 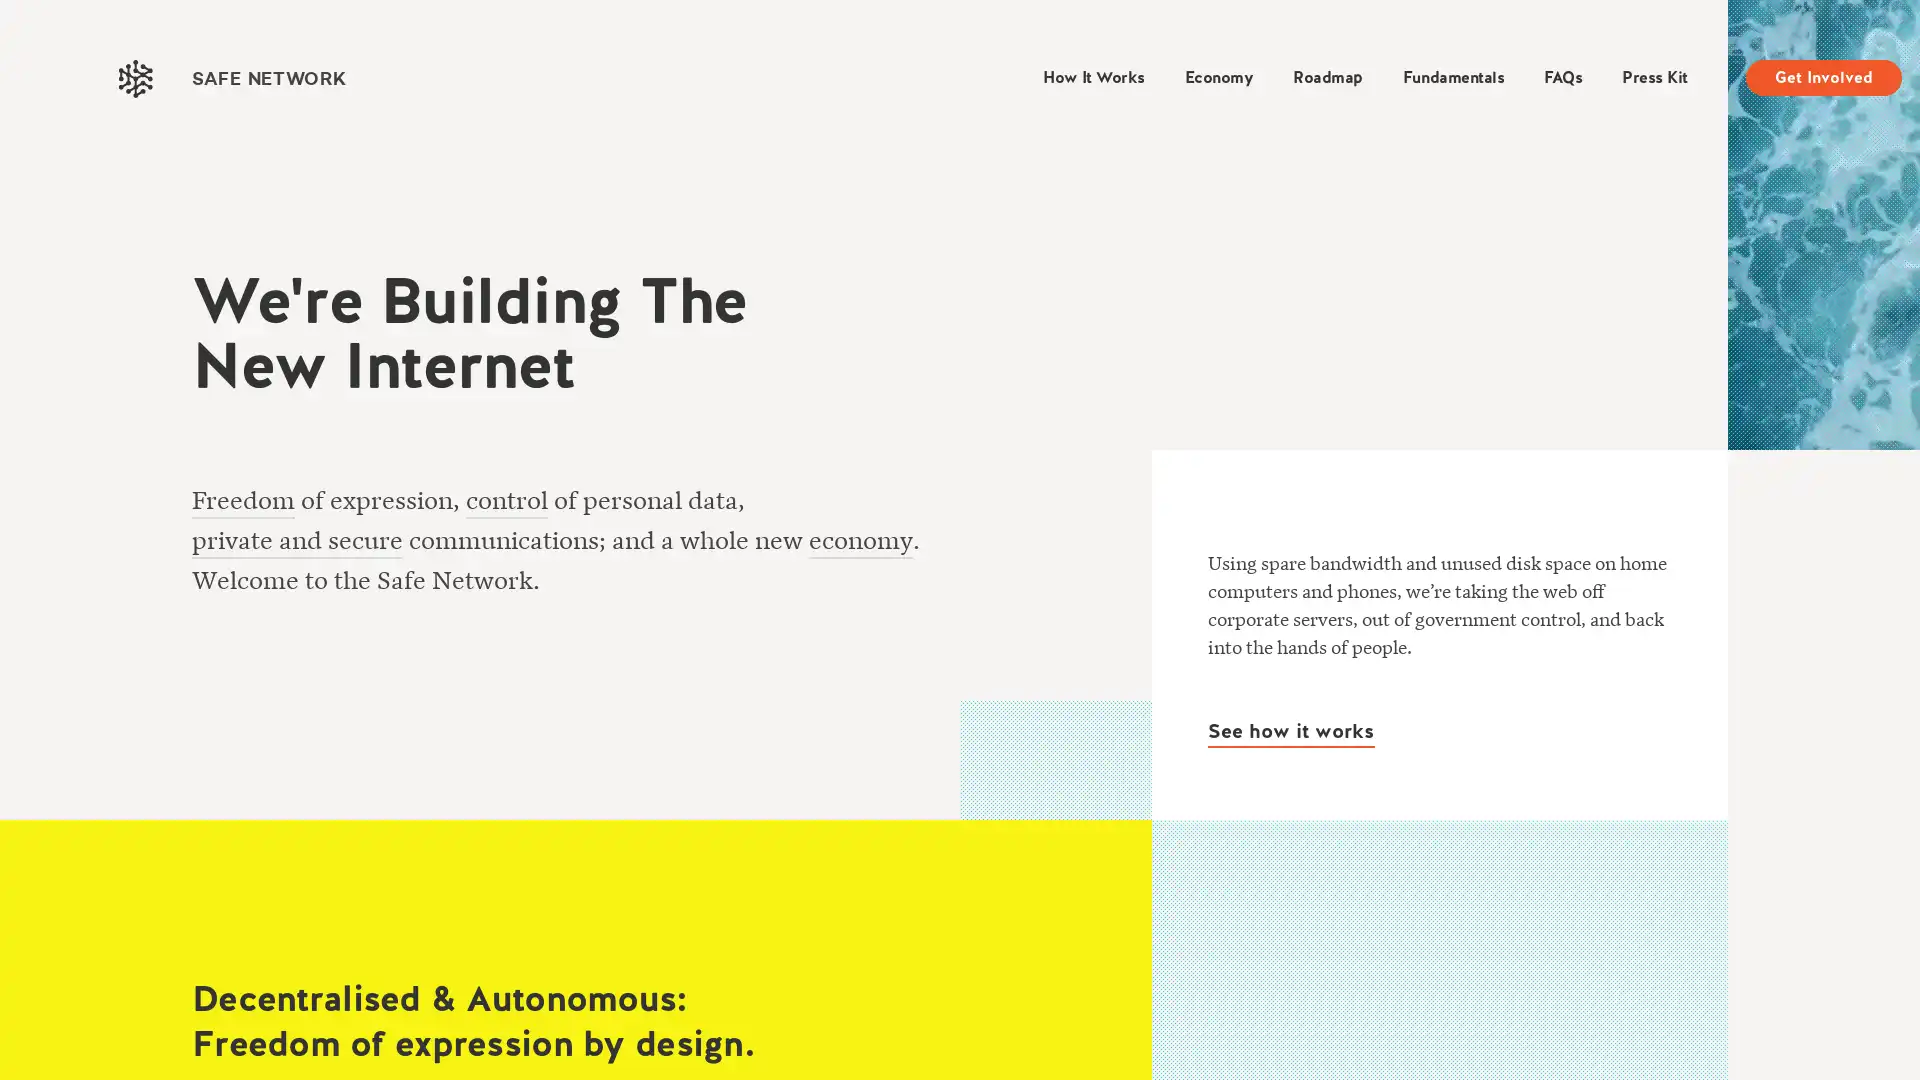 I want to click on Get Involved, so click(x=1824, y=76).